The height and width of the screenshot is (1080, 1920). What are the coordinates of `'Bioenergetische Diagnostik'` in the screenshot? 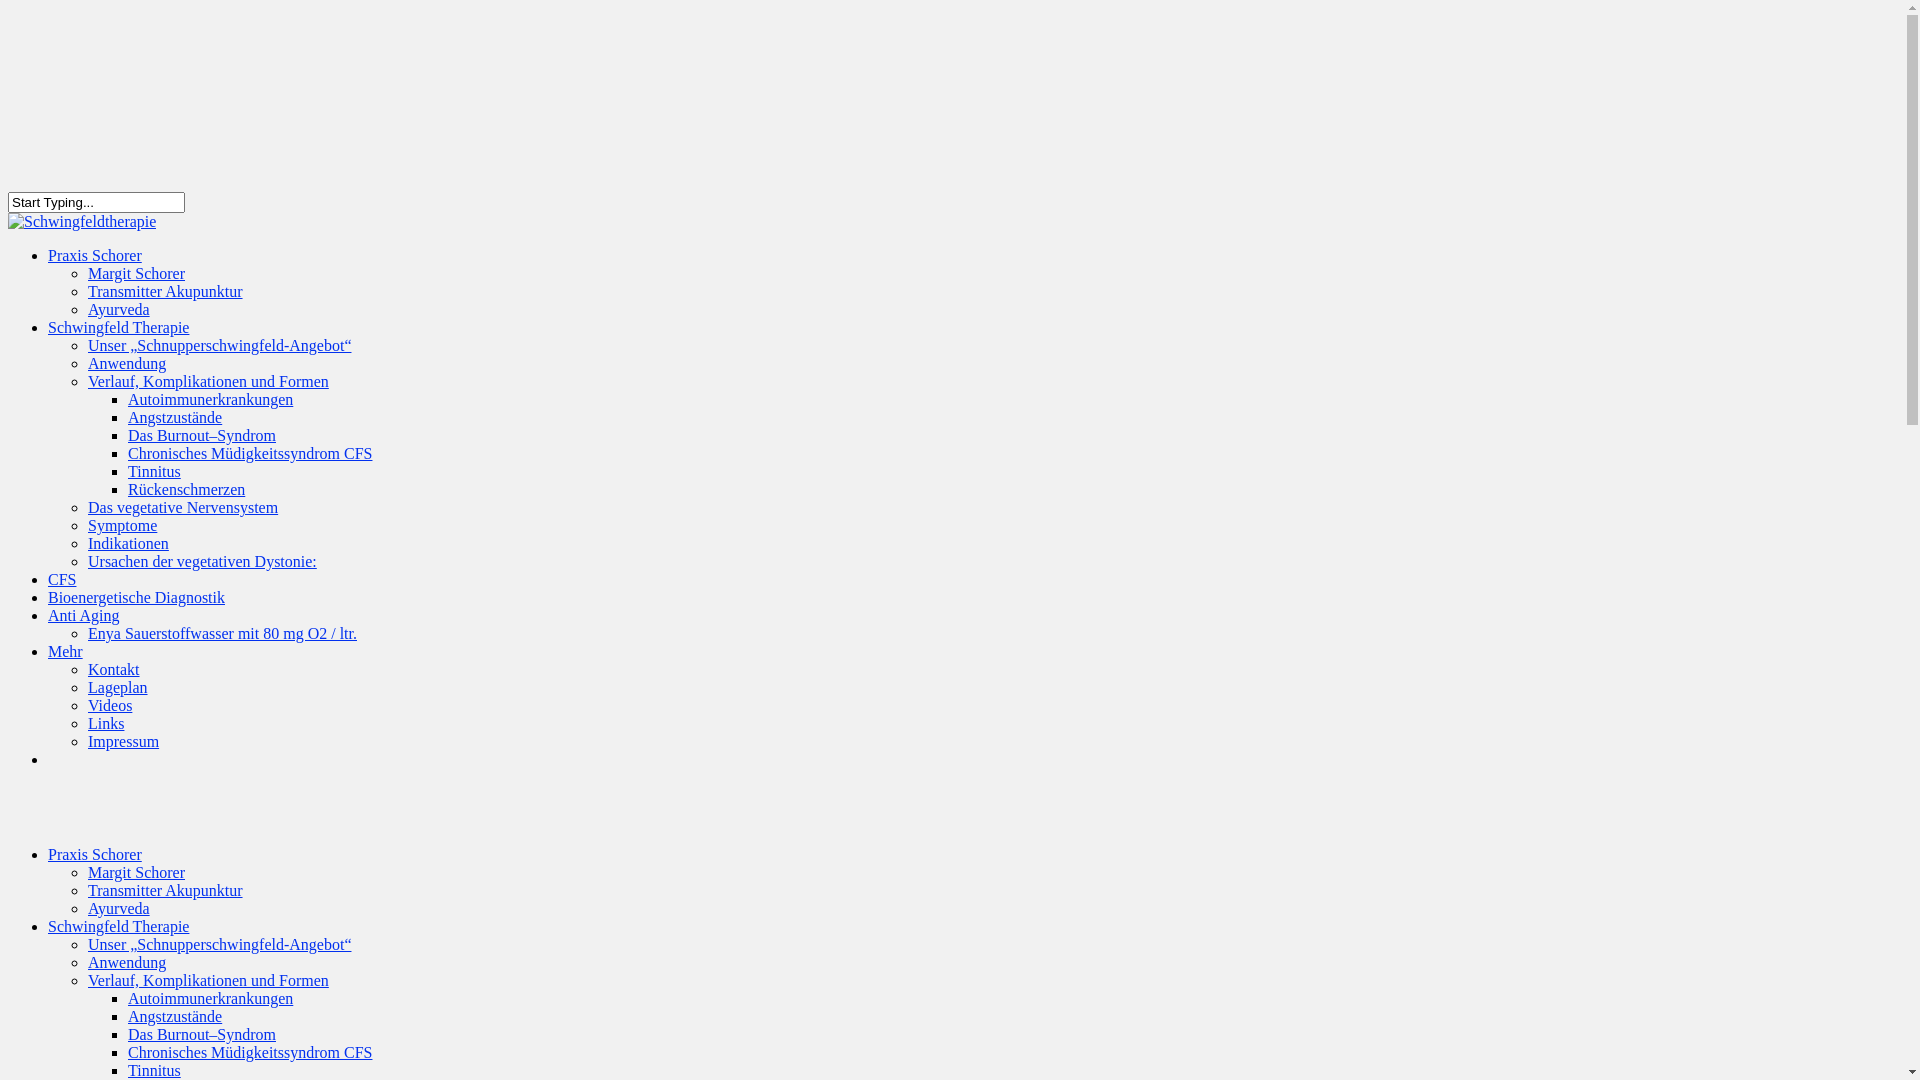 It's located at (135, 610).